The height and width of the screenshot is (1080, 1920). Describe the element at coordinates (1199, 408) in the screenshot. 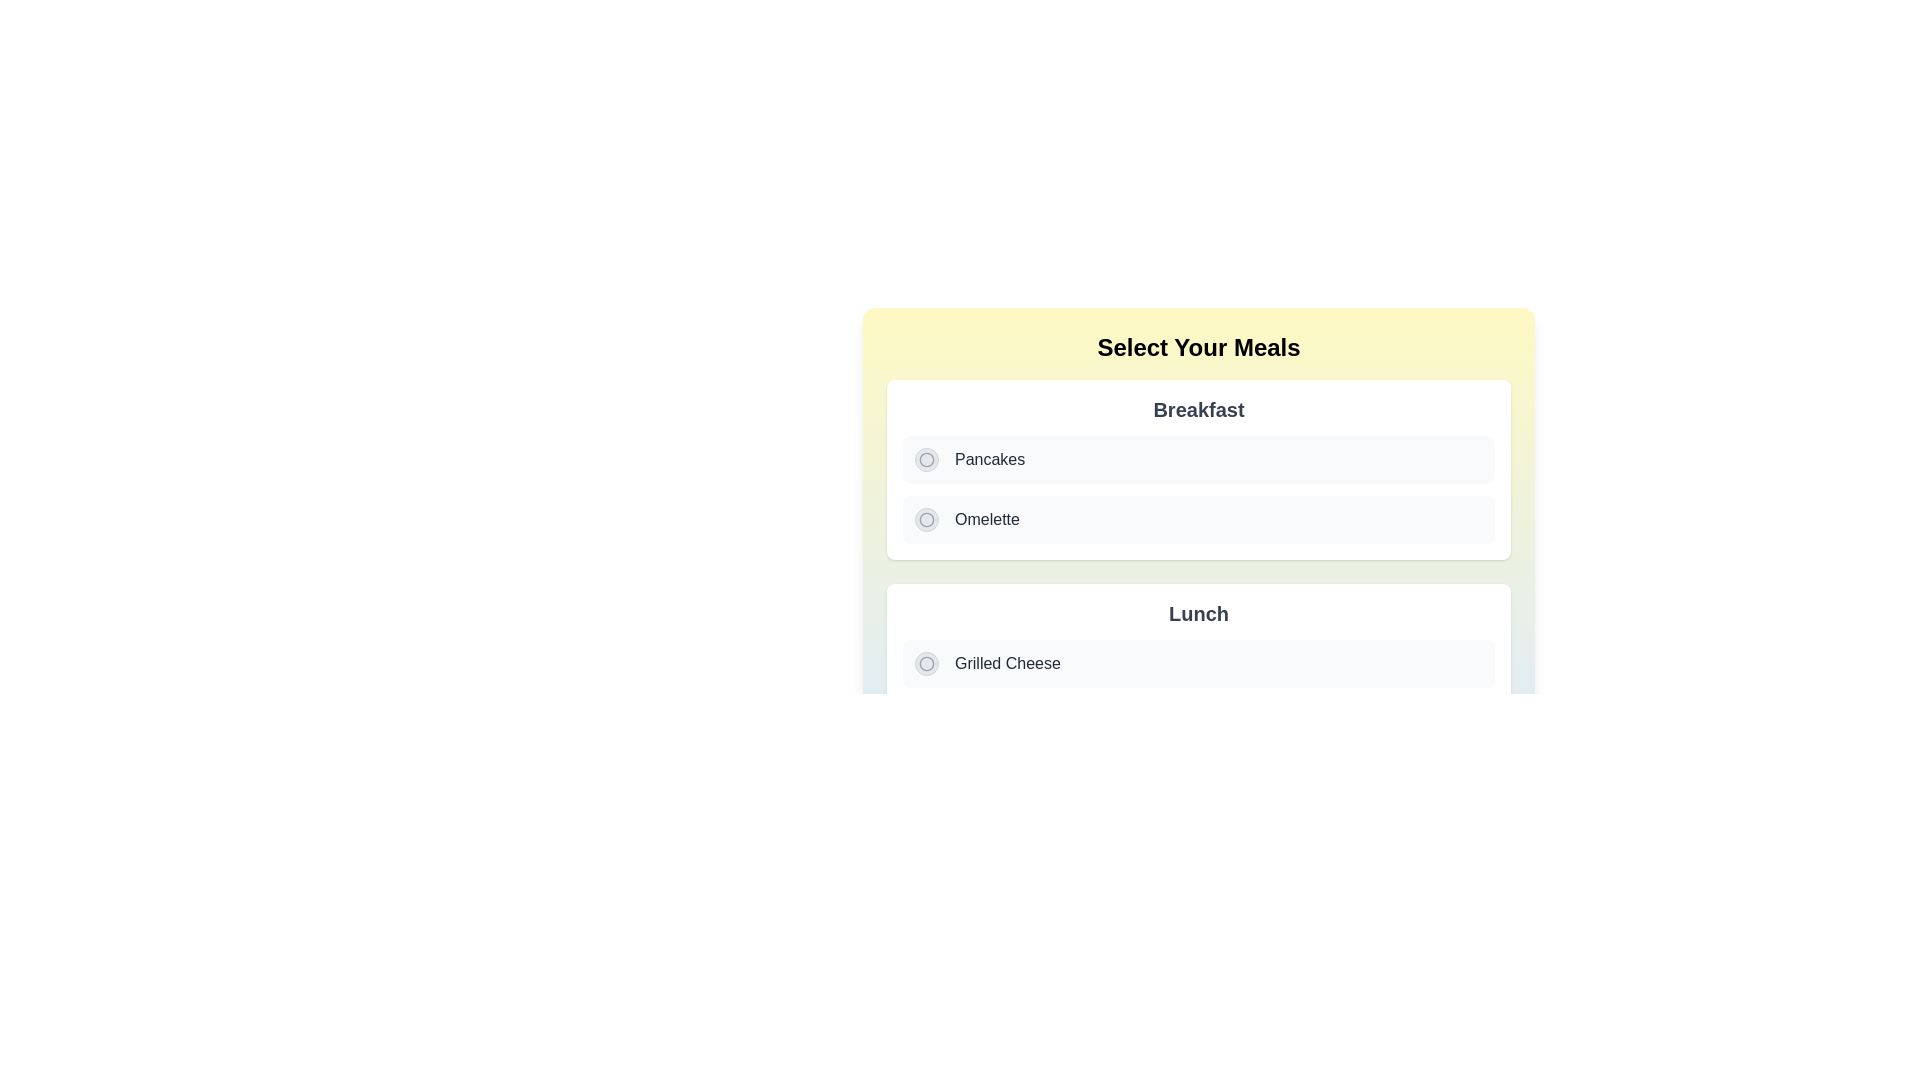

I see `text label indicating the meal category (Breakfast) located at the center of the white card section with rounded corners and shadows, positioned above the items like 'Pancakes' and 'Omelette'` at that location.